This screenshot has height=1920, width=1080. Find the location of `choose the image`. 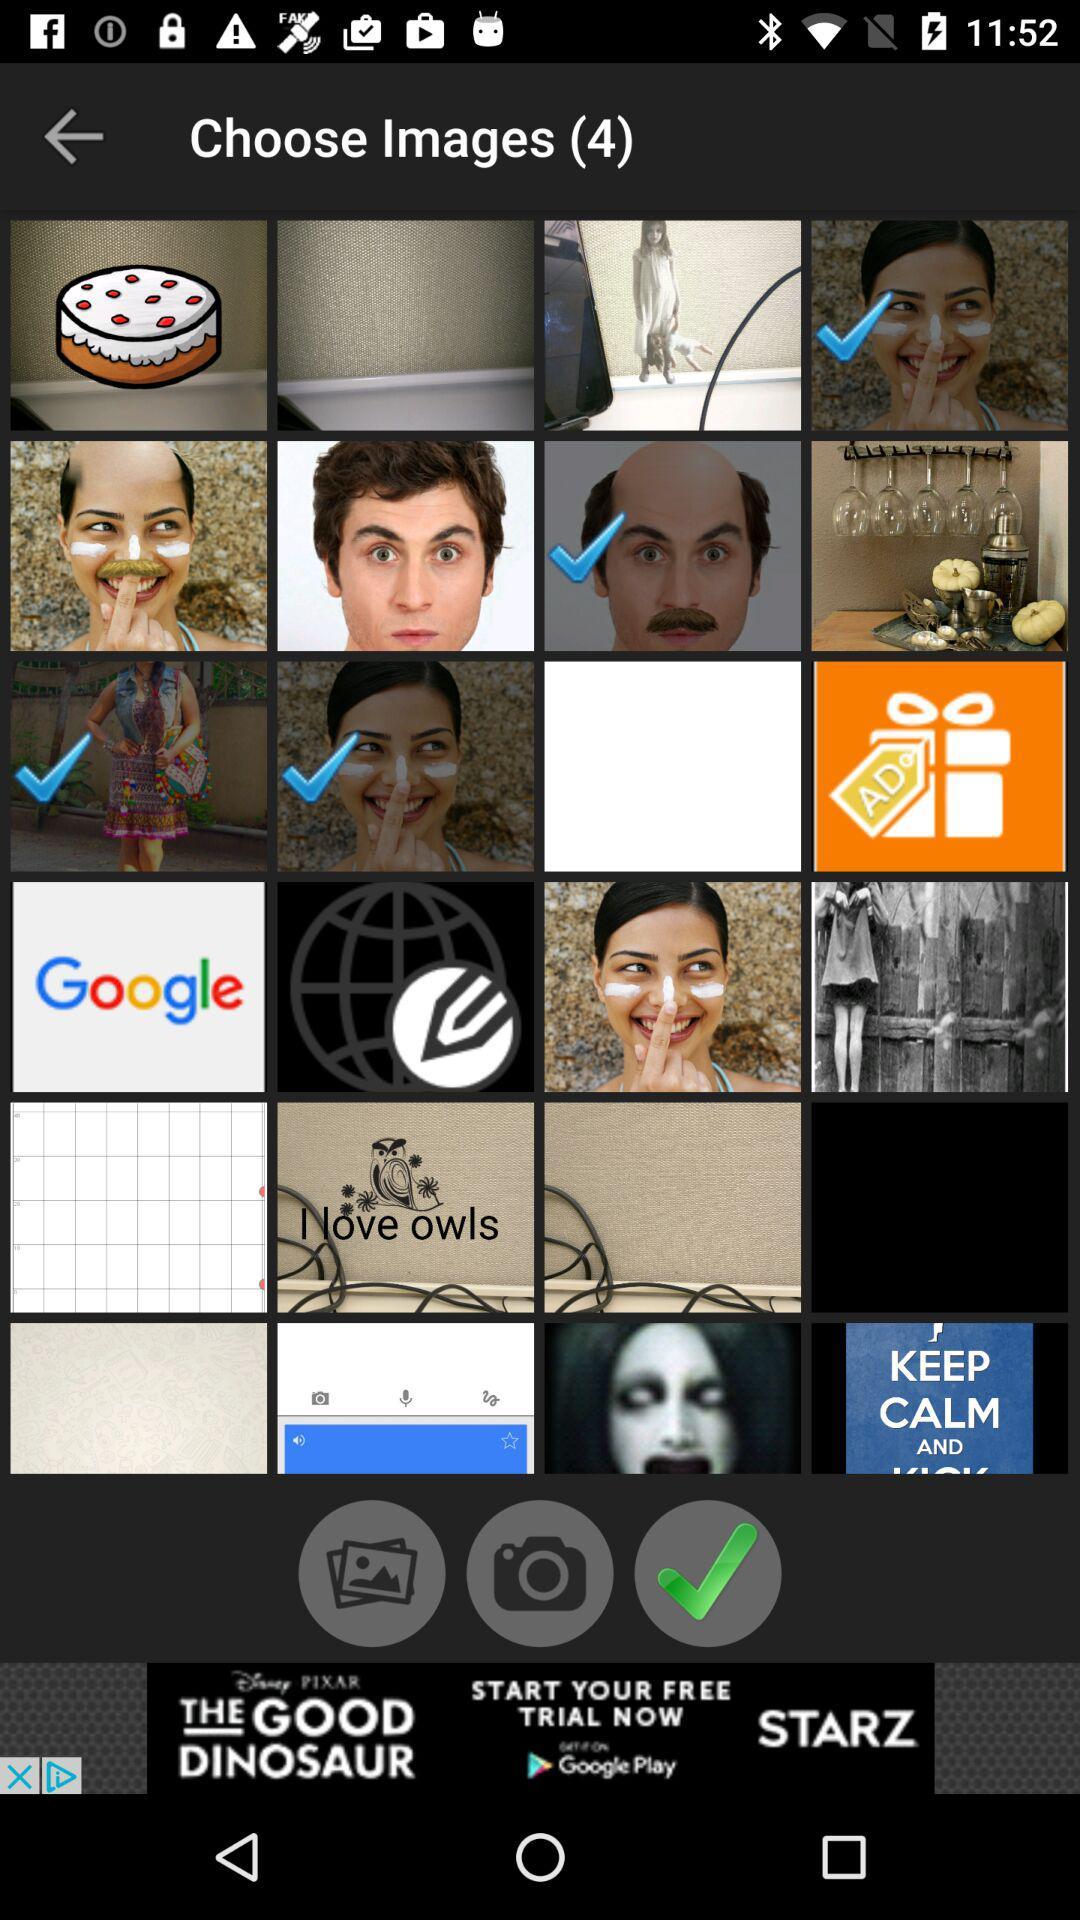

choose the image is located at coordinates (939, 1402).